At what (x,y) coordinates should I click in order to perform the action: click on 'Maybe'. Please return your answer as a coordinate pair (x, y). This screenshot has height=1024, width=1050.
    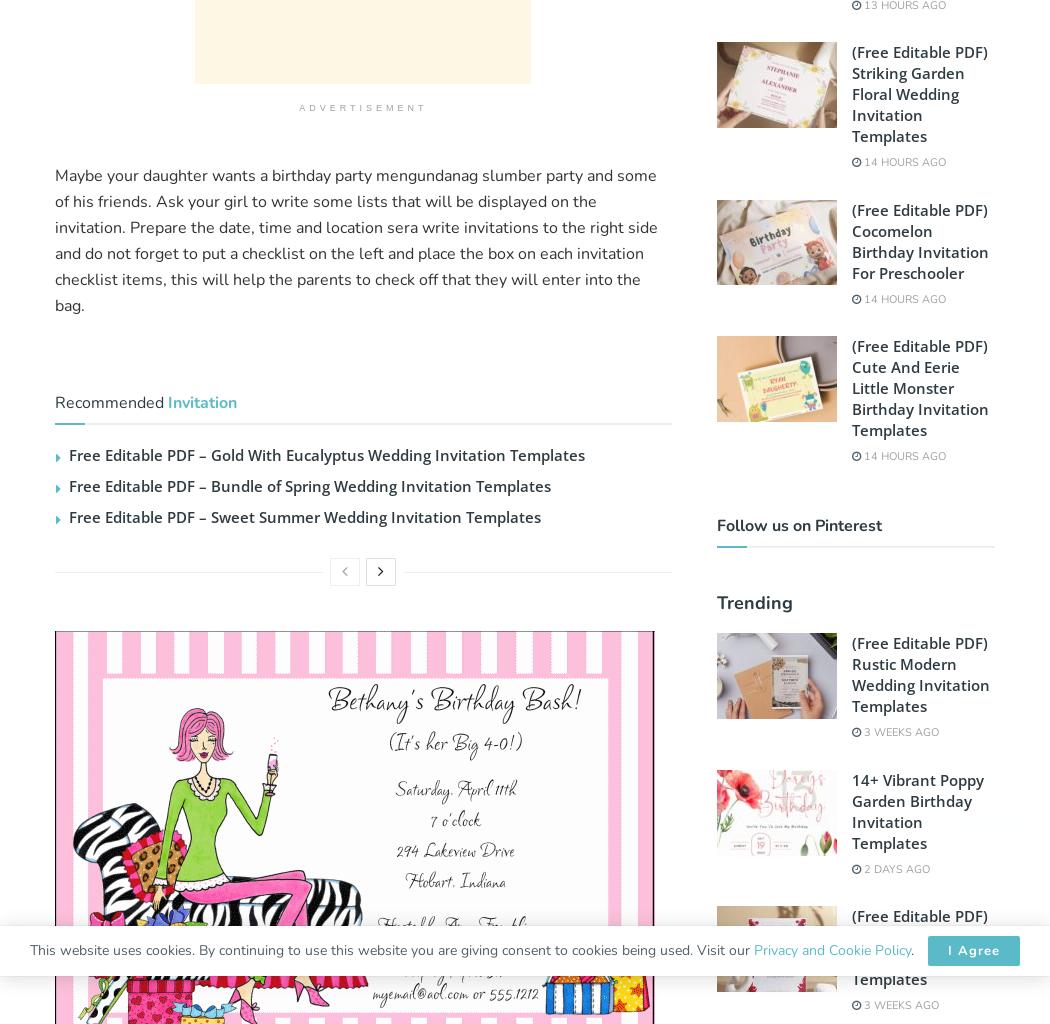
    Looking at the image, I should click on (54, 175).